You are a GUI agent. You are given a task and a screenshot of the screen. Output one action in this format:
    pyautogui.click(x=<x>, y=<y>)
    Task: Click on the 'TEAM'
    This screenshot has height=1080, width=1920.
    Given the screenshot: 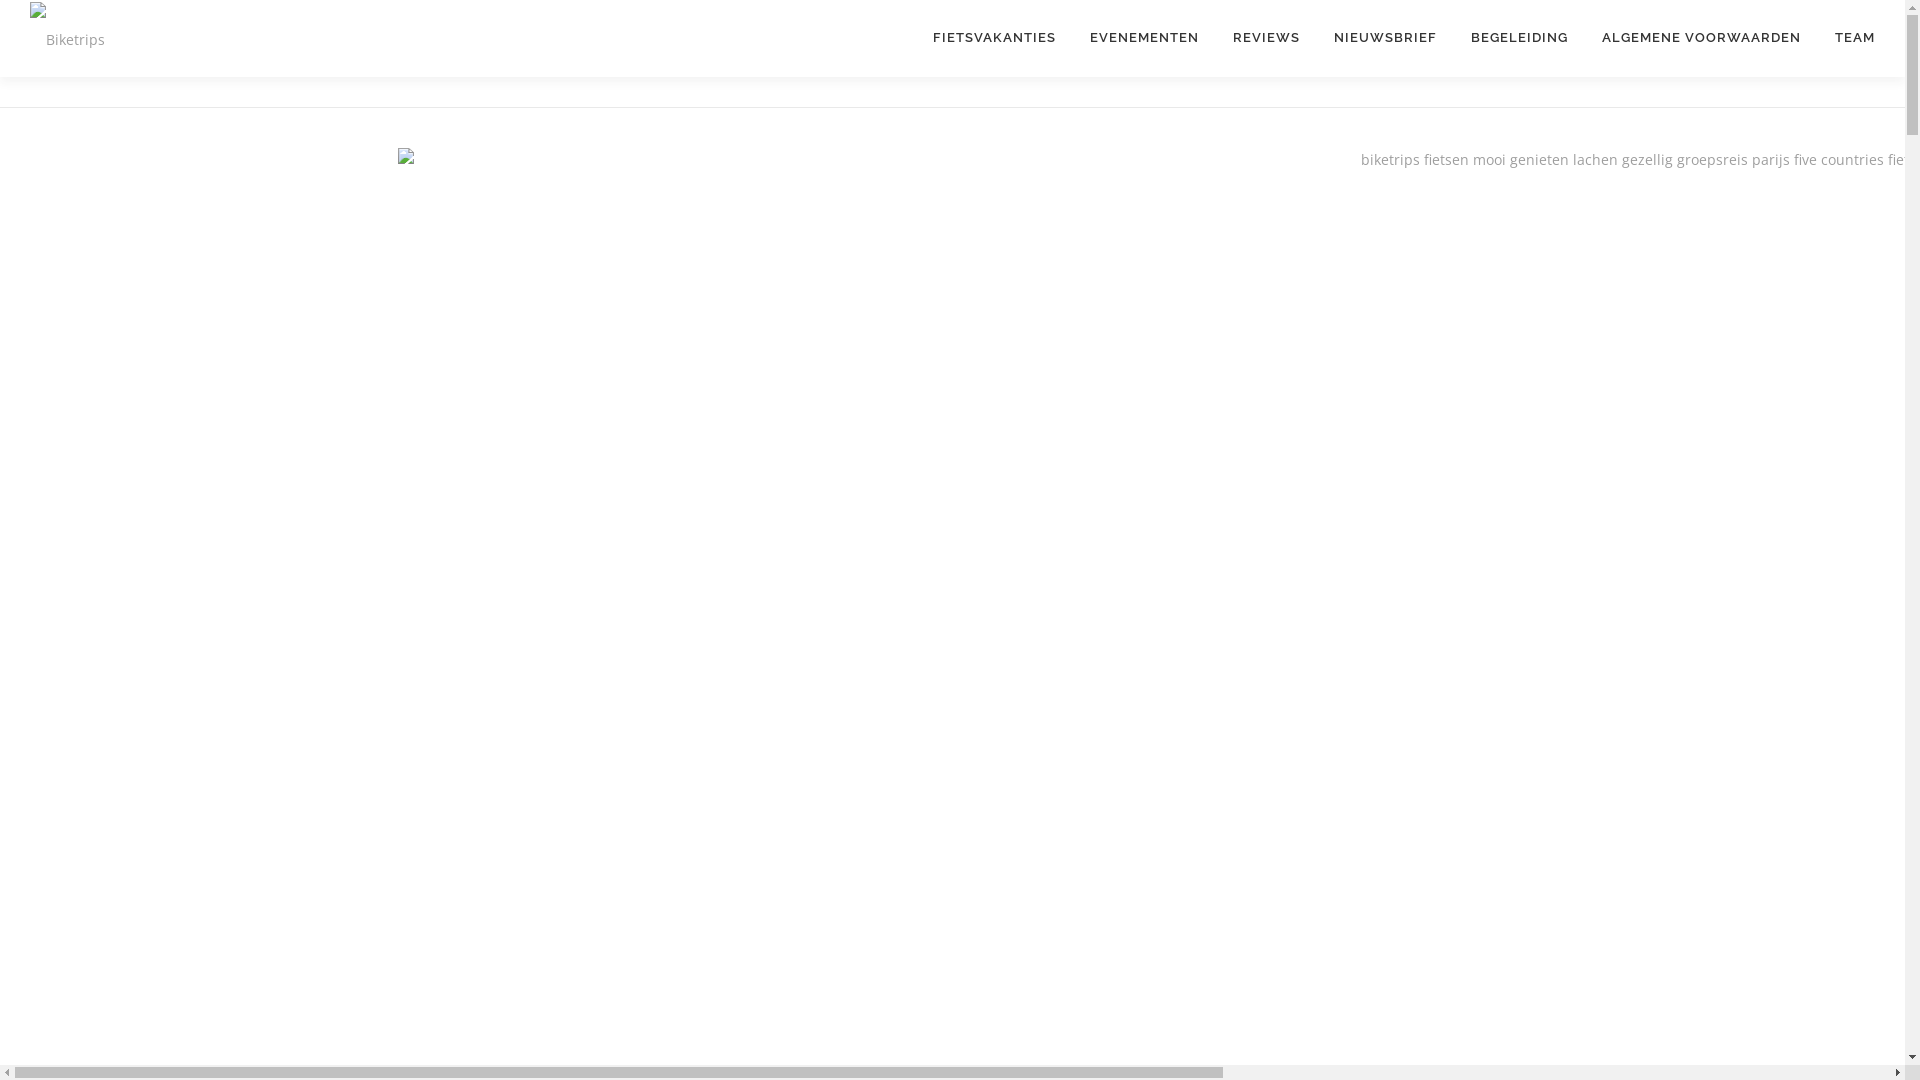 What is the action you would take?
    pyautogui.click(x=1845, y=37)
    